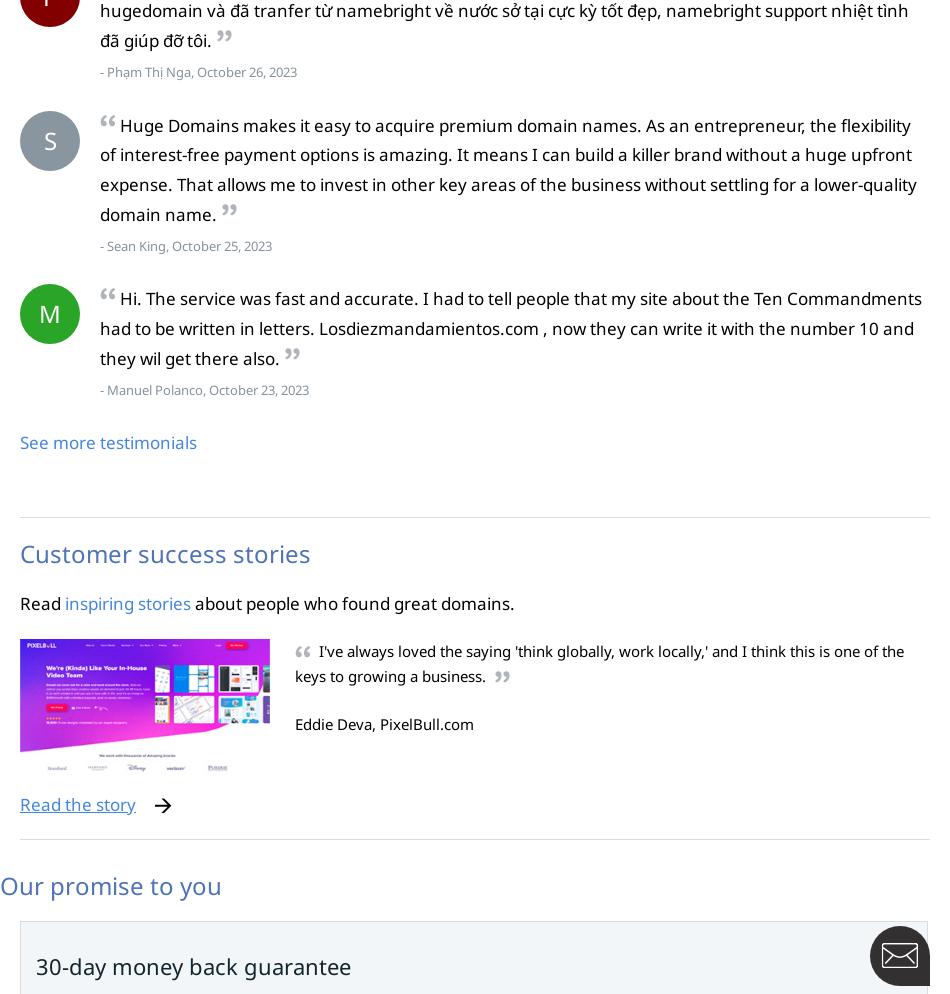 This screenshot has width=950, height=994. Describe the element at coordinates (100, 245) in the screenshot. I see `'- Sean King, October 25, 2023'` at that location.